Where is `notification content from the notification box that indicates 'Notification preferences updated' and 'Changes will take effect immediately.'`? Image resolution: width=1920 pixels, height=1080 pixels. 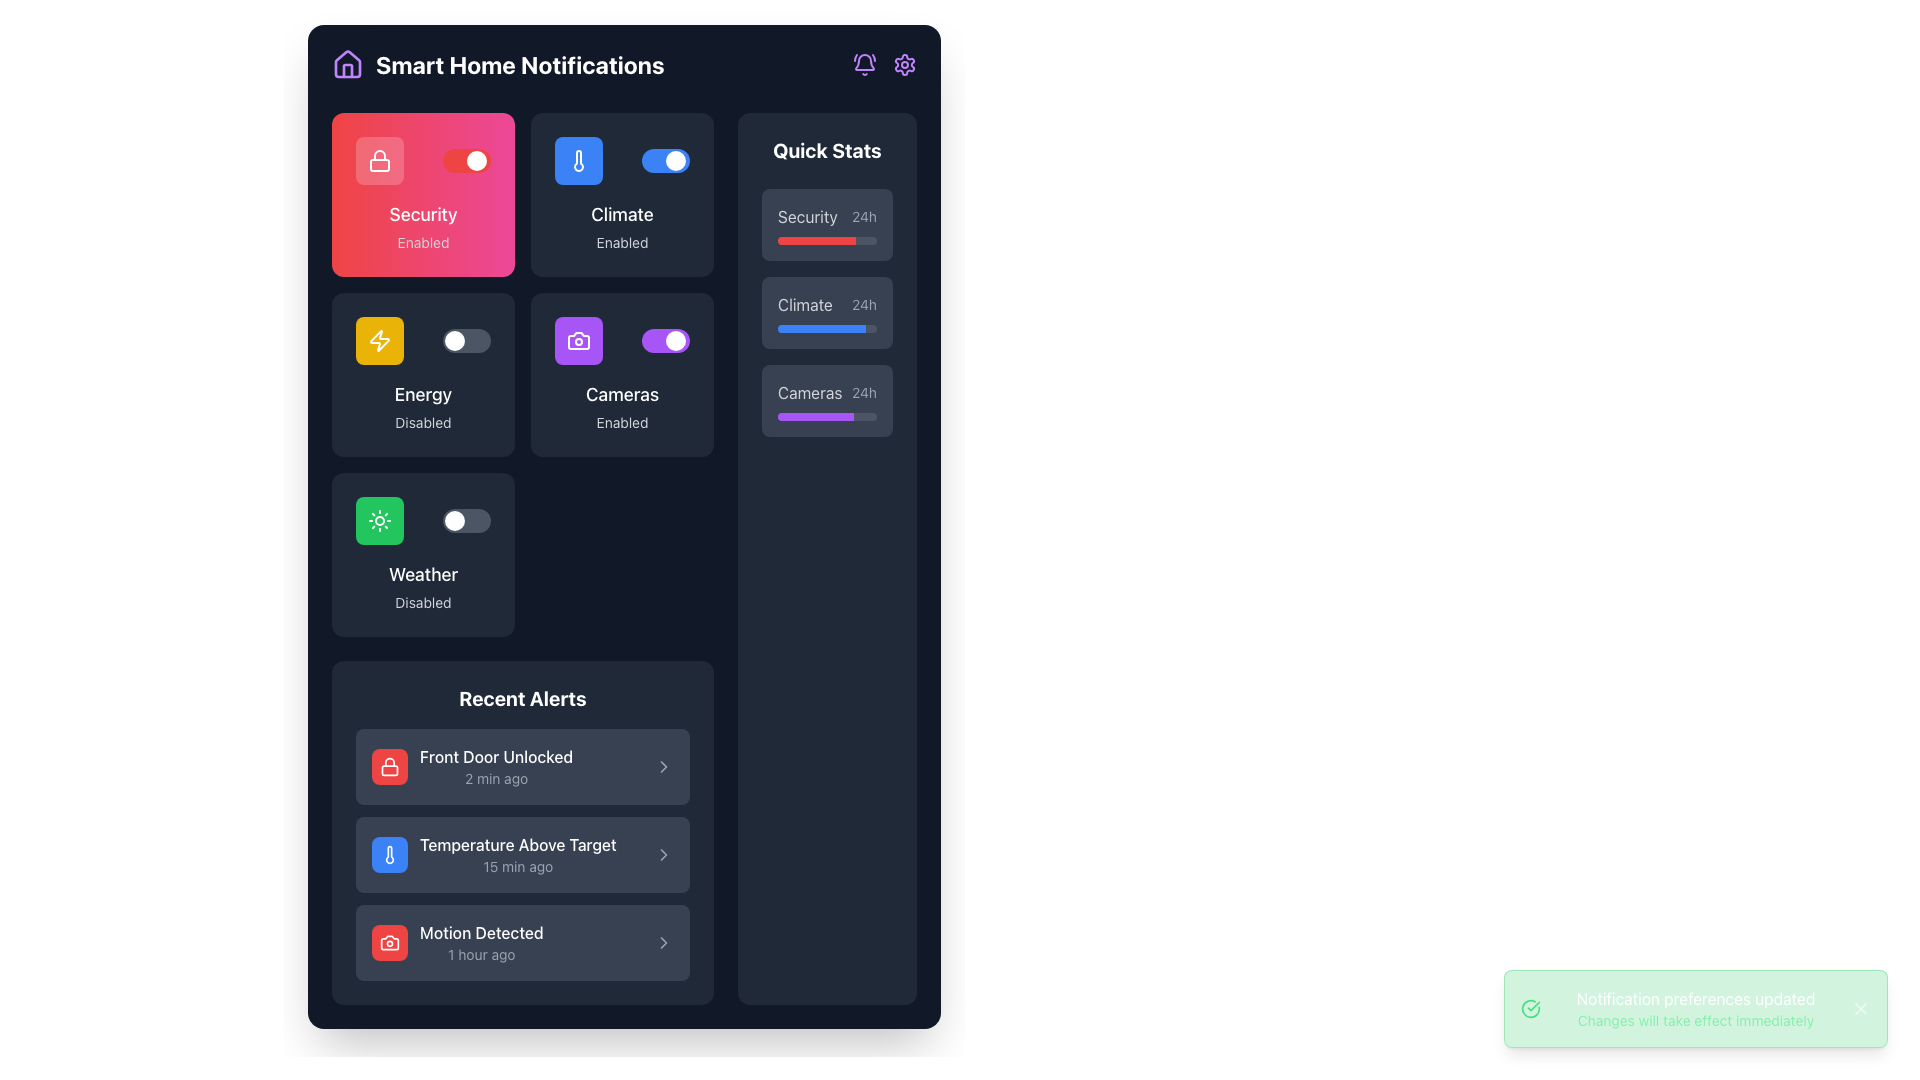 notification content from the notification box that indicates 'Notification preferences updated' and 'Changes will take effect immediately.' is located at coordinates (1694, 1009).